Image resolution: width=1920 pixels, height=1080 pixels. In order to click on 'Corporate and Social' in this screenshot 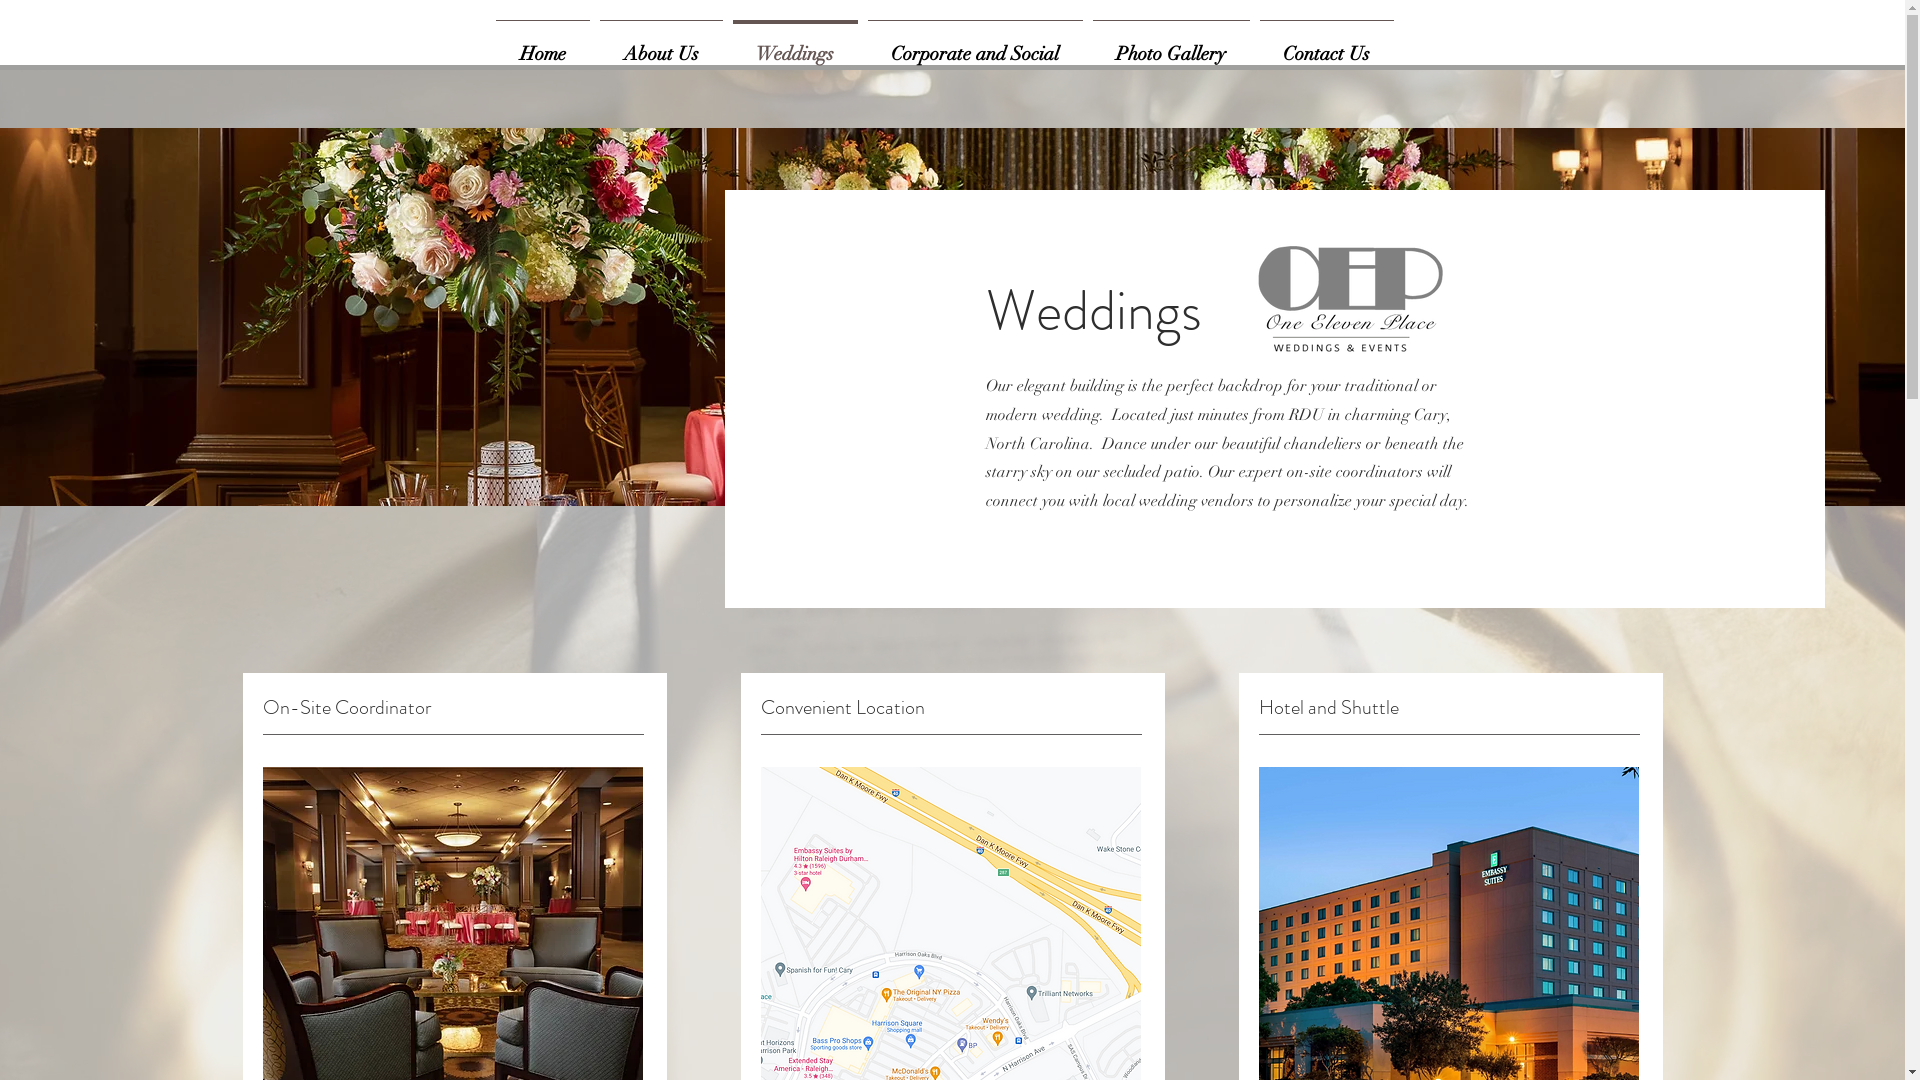, I will do `click(974, 45)`.